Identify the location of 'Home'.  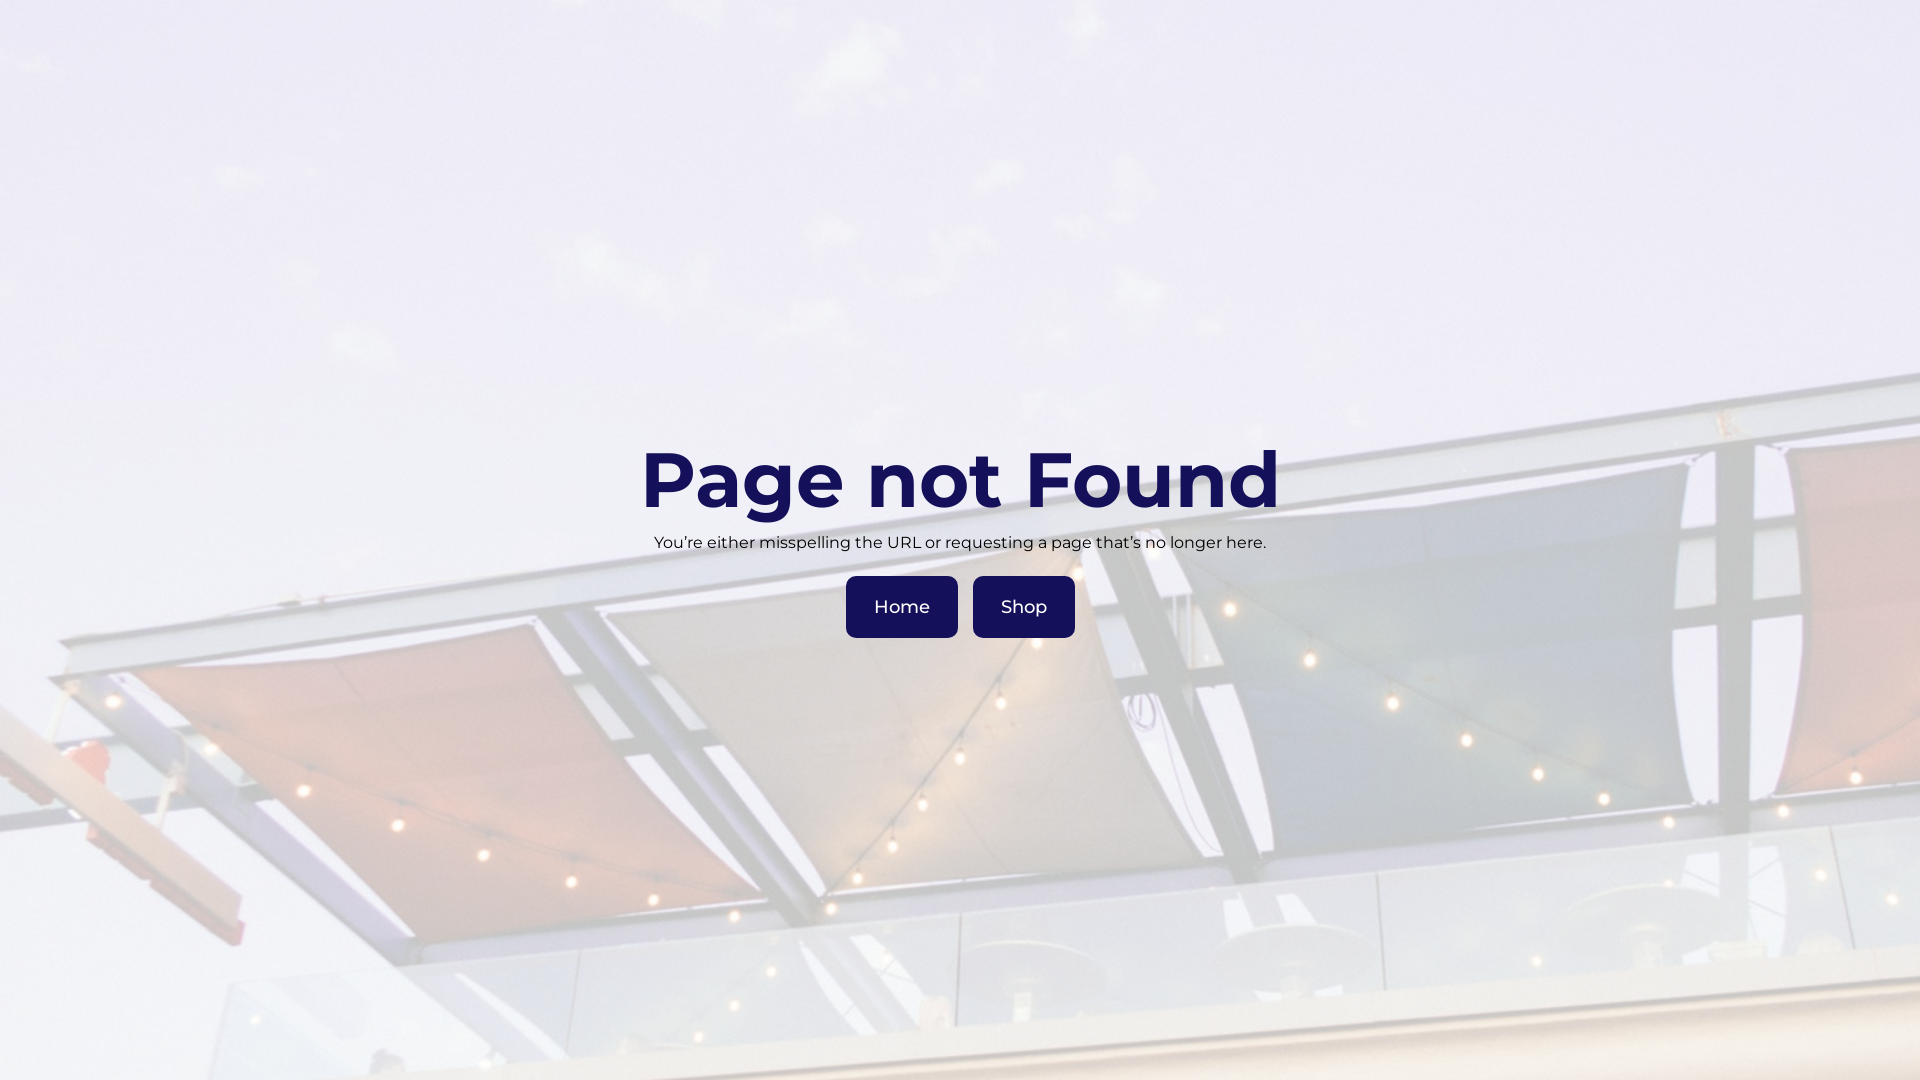
(901, 605).